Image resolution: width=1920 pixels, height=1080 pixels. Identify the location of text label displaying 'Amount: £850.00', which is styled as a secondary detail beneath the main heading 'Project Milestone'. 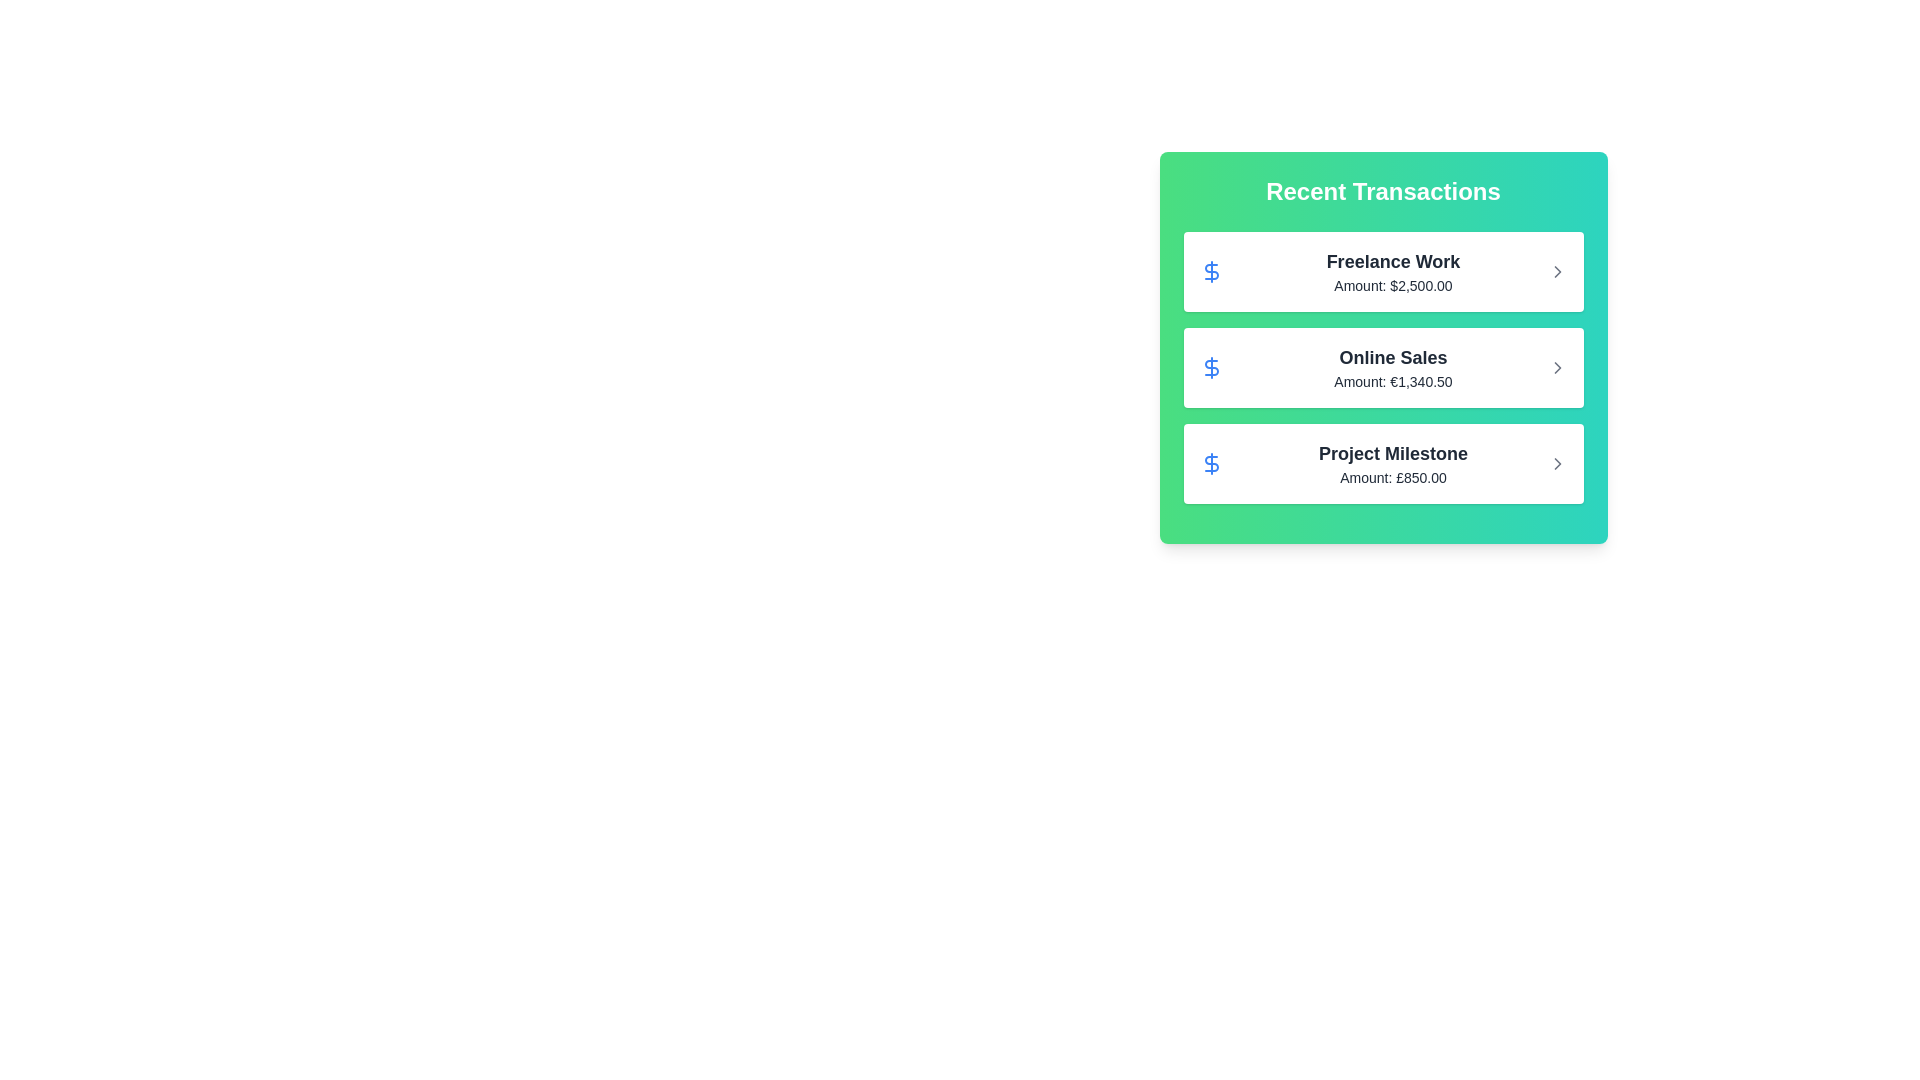
(1392, 478).